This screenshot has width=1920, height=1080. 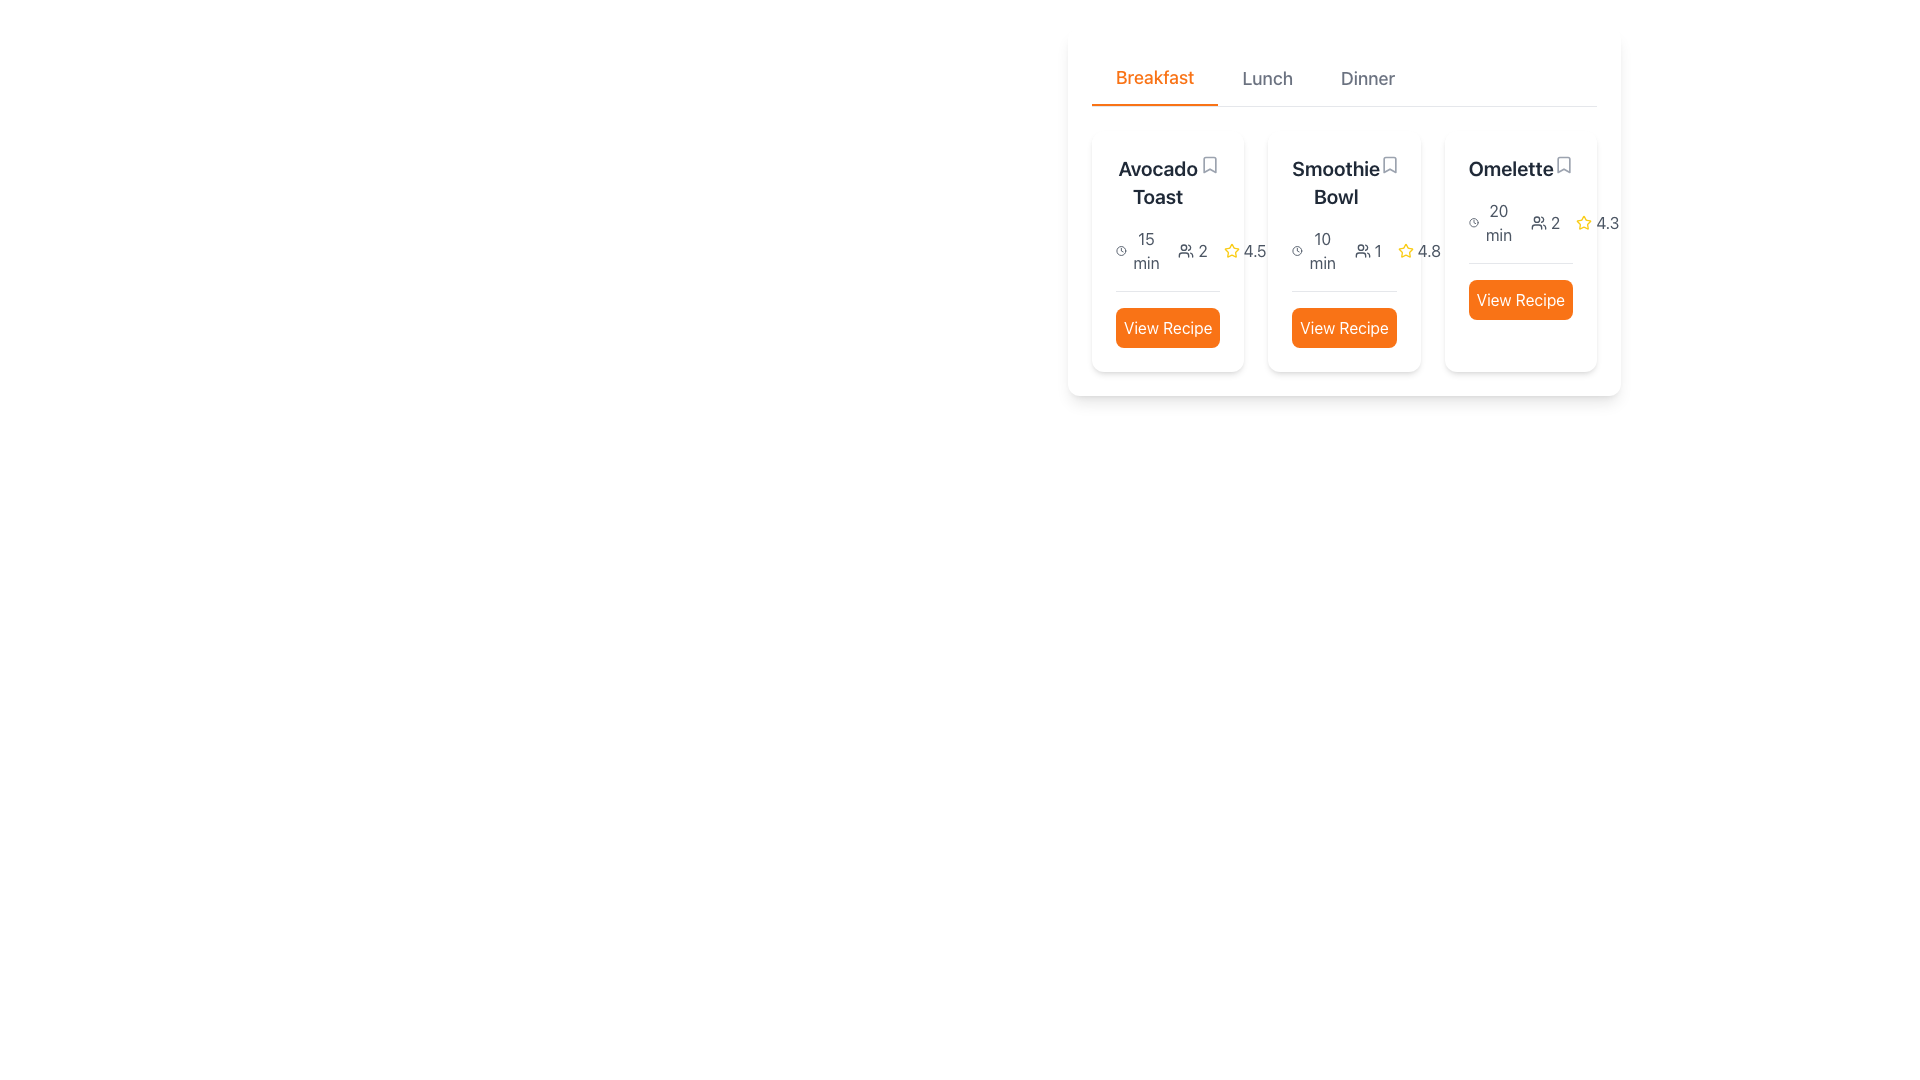 What do you see at coordinates (1158, 182) in the screenshot?
I see `the 'Avocado Toast' text label which serves as a title for the card, located at the top of the leftmost card in a horizontally aligned card group` at bounding box center [1158, 182].